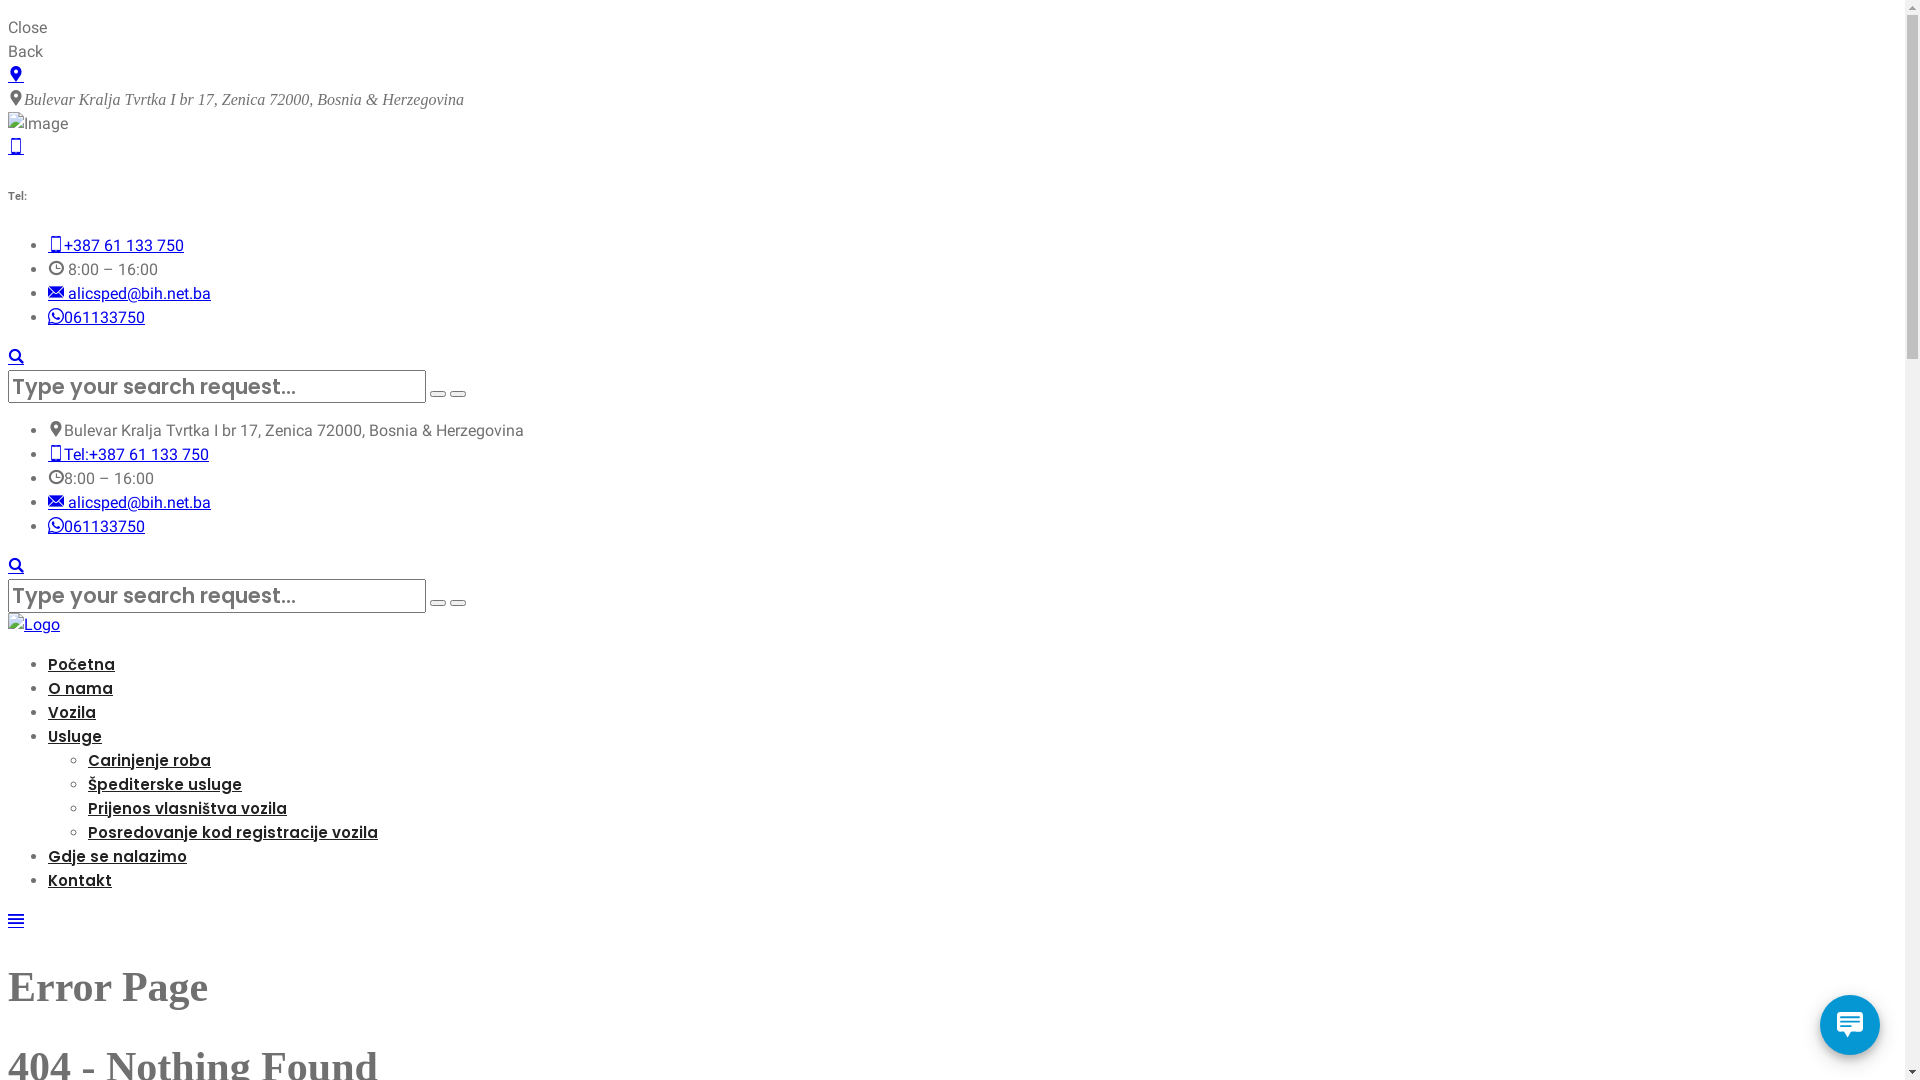 The height and width of the screenshot is (1080, 1920). I want to click on 'alicsped@bih.net.ba', so click(128, 501).